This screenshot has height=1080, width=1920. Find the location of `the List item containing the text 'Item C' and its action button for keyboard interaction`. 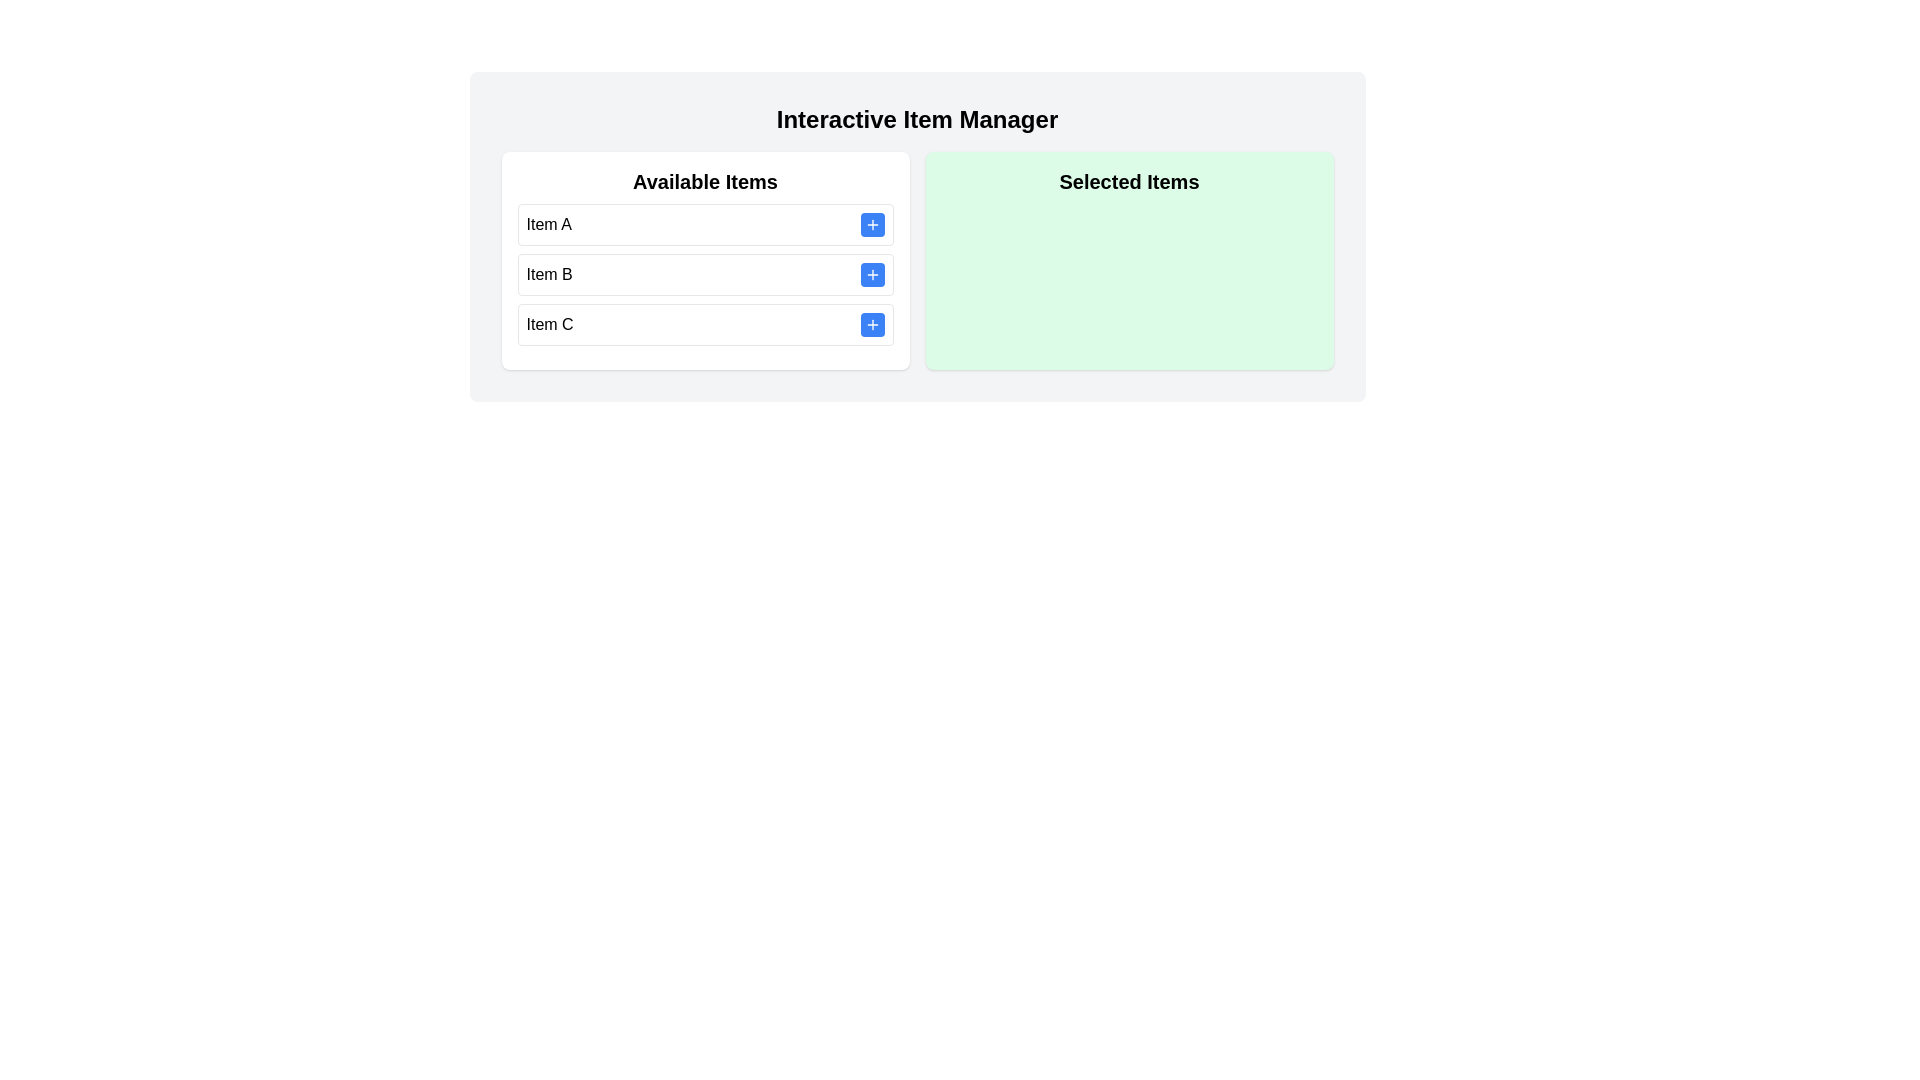

the List item containing the text 'Item C' and its action button for keyboard interaction is located at coordinates (705, 323).